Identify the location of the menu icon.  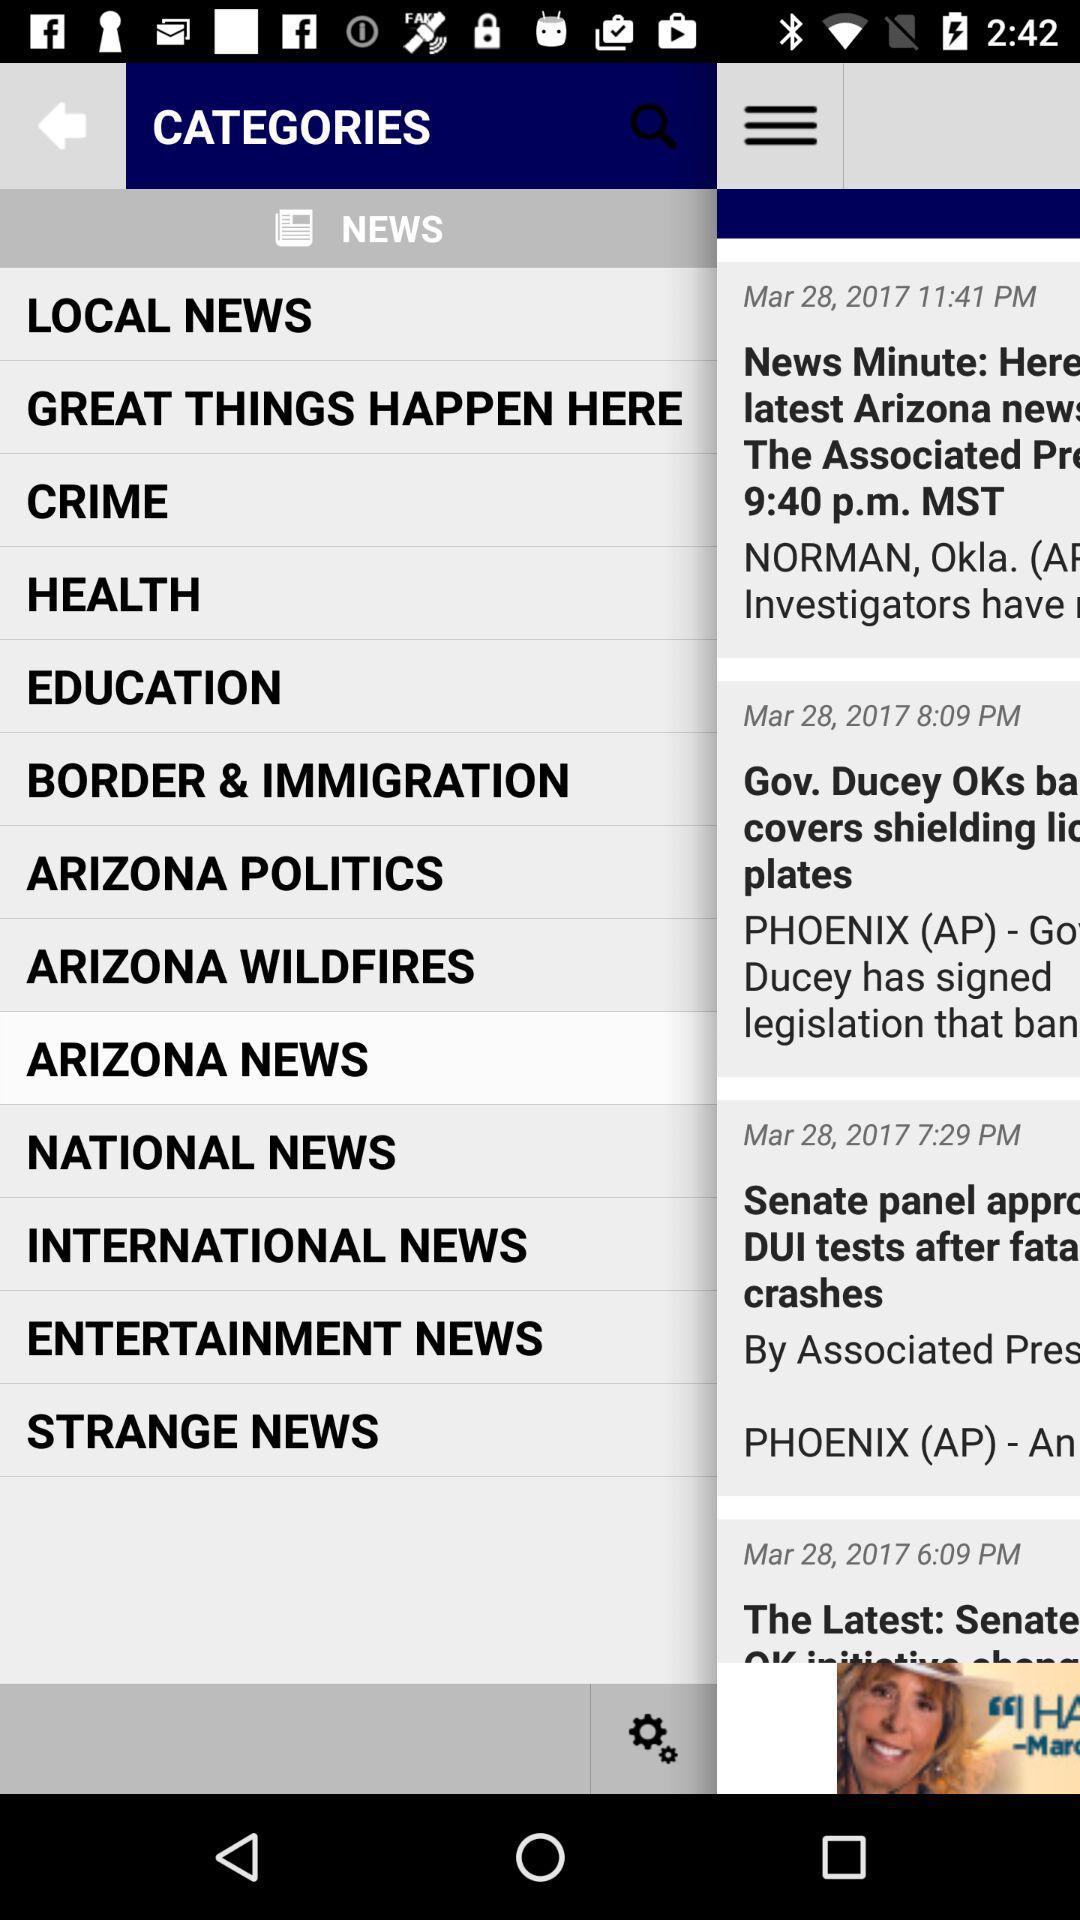
(778, 124).